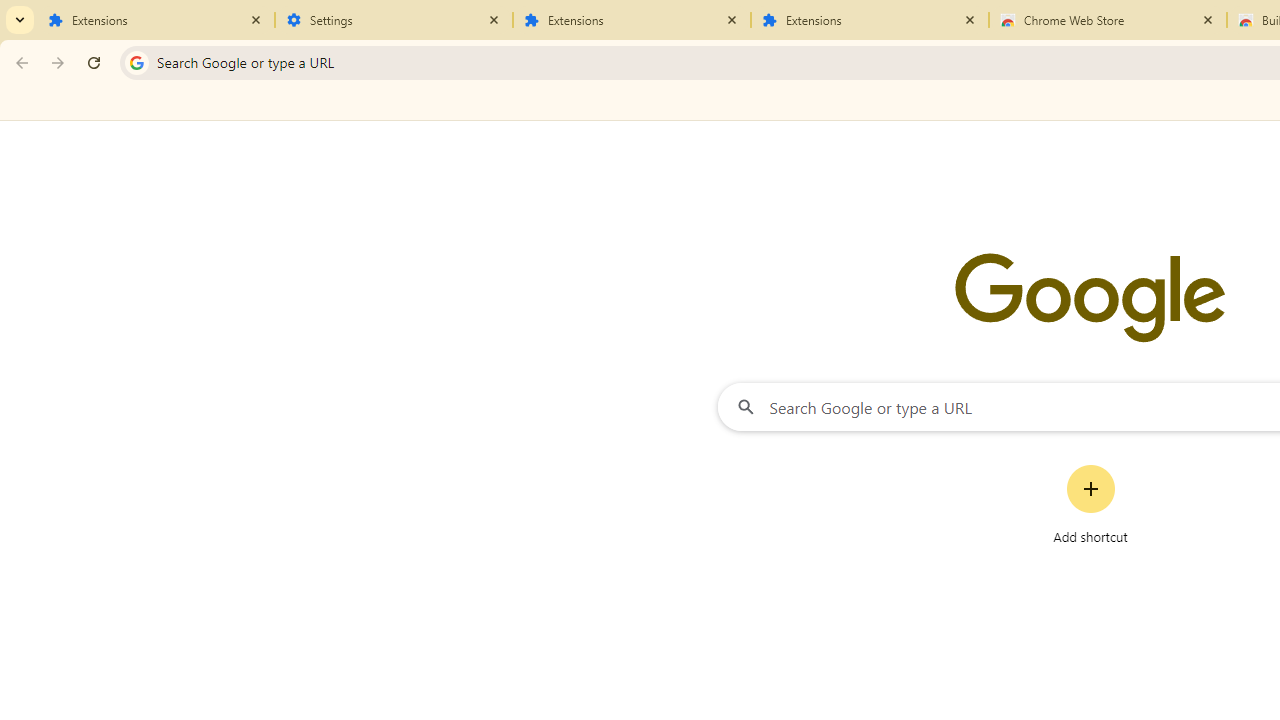 The width and height of the screenshot is (1280, 720). What do you see at coordinates (155, 20) in the screenshot?
I see `'Extensions'` at bounding box center [155, 20].